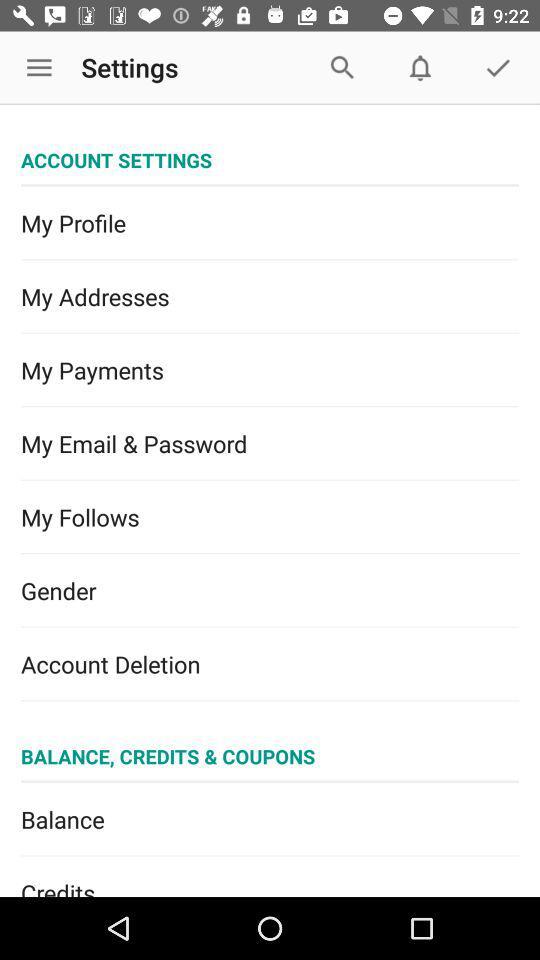 Image resolution: width=540 pixels, height=960 pixels. What do you see at coordinates (270, 369) in the screenshot?
I see `item below the my addresses icon` at bounding box center [270, 369].